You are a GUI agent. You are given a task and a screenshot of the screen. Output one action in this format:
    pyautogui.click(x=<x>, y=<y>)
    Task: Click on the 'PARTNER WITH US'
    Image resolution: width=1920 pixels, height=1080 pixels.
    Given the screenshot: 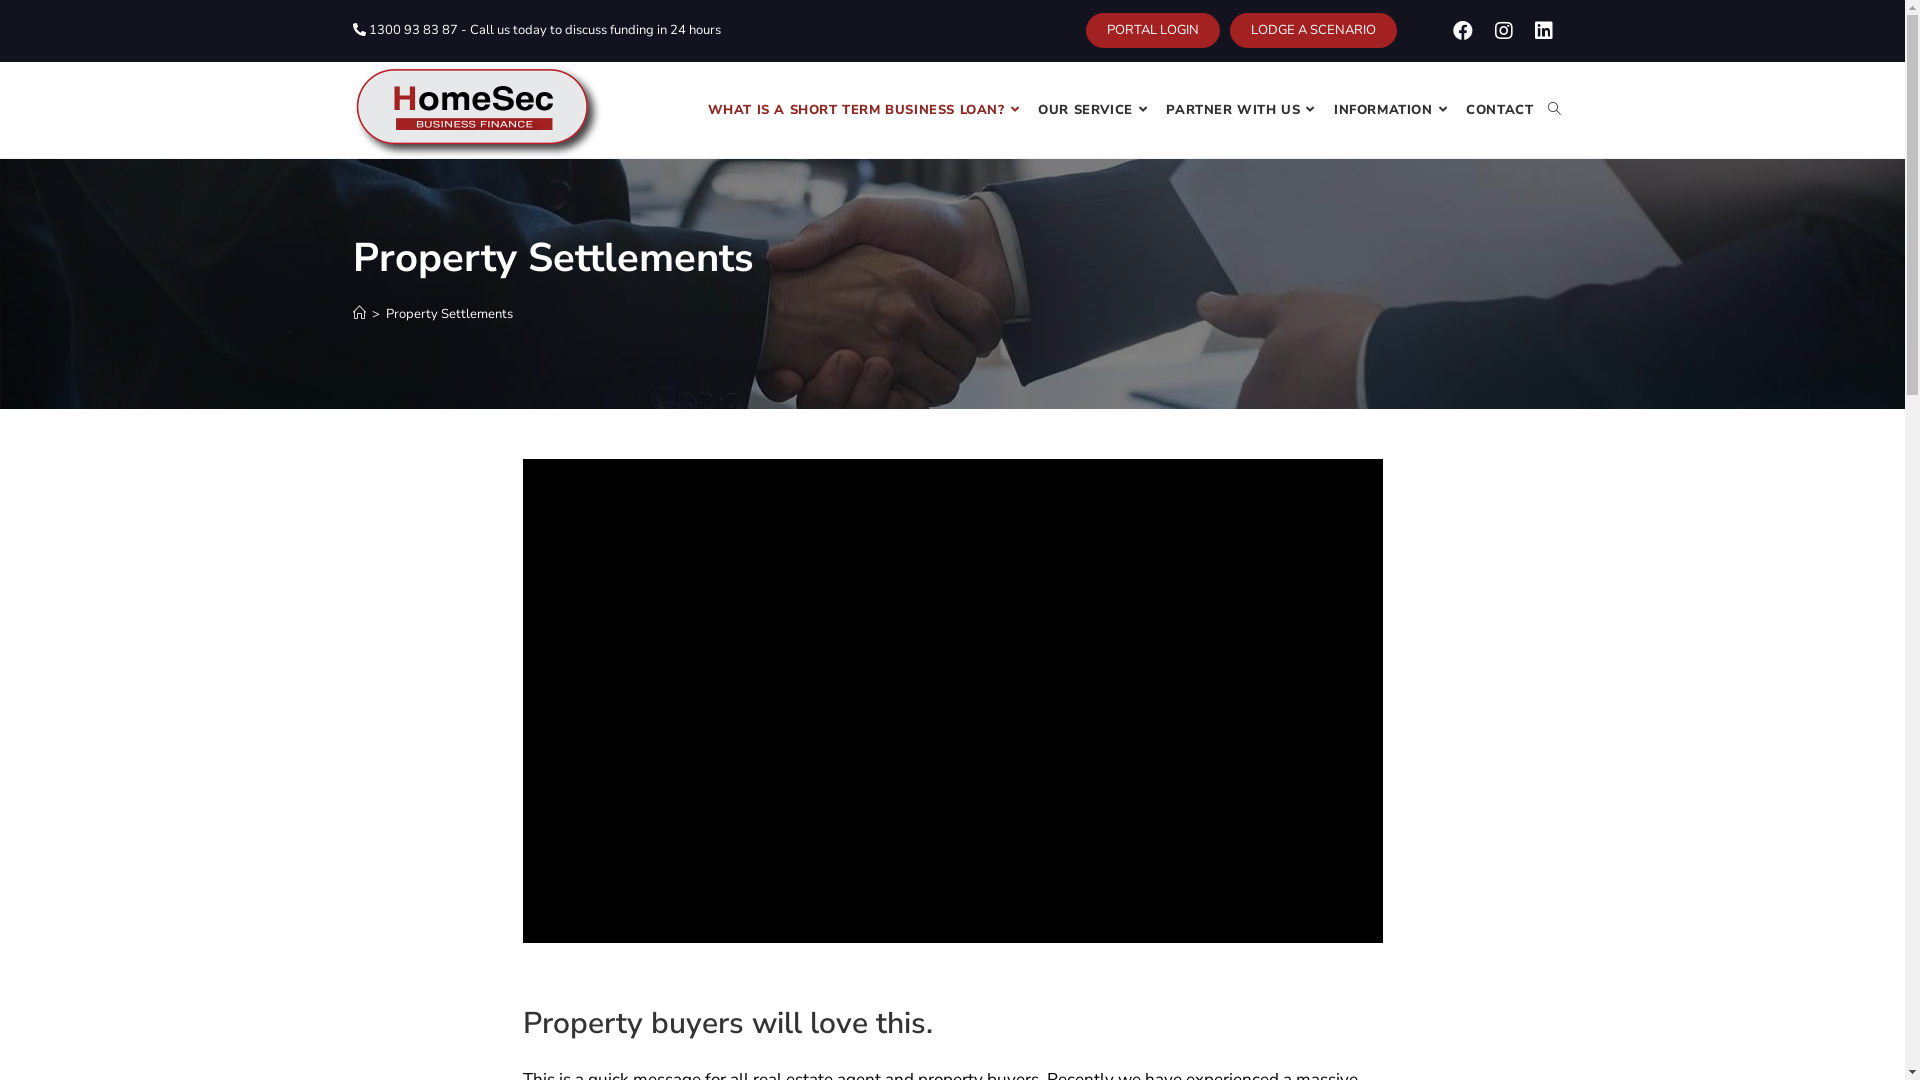 What is the action you would take?
    pyautogui.click(x=1242, y=110)
    